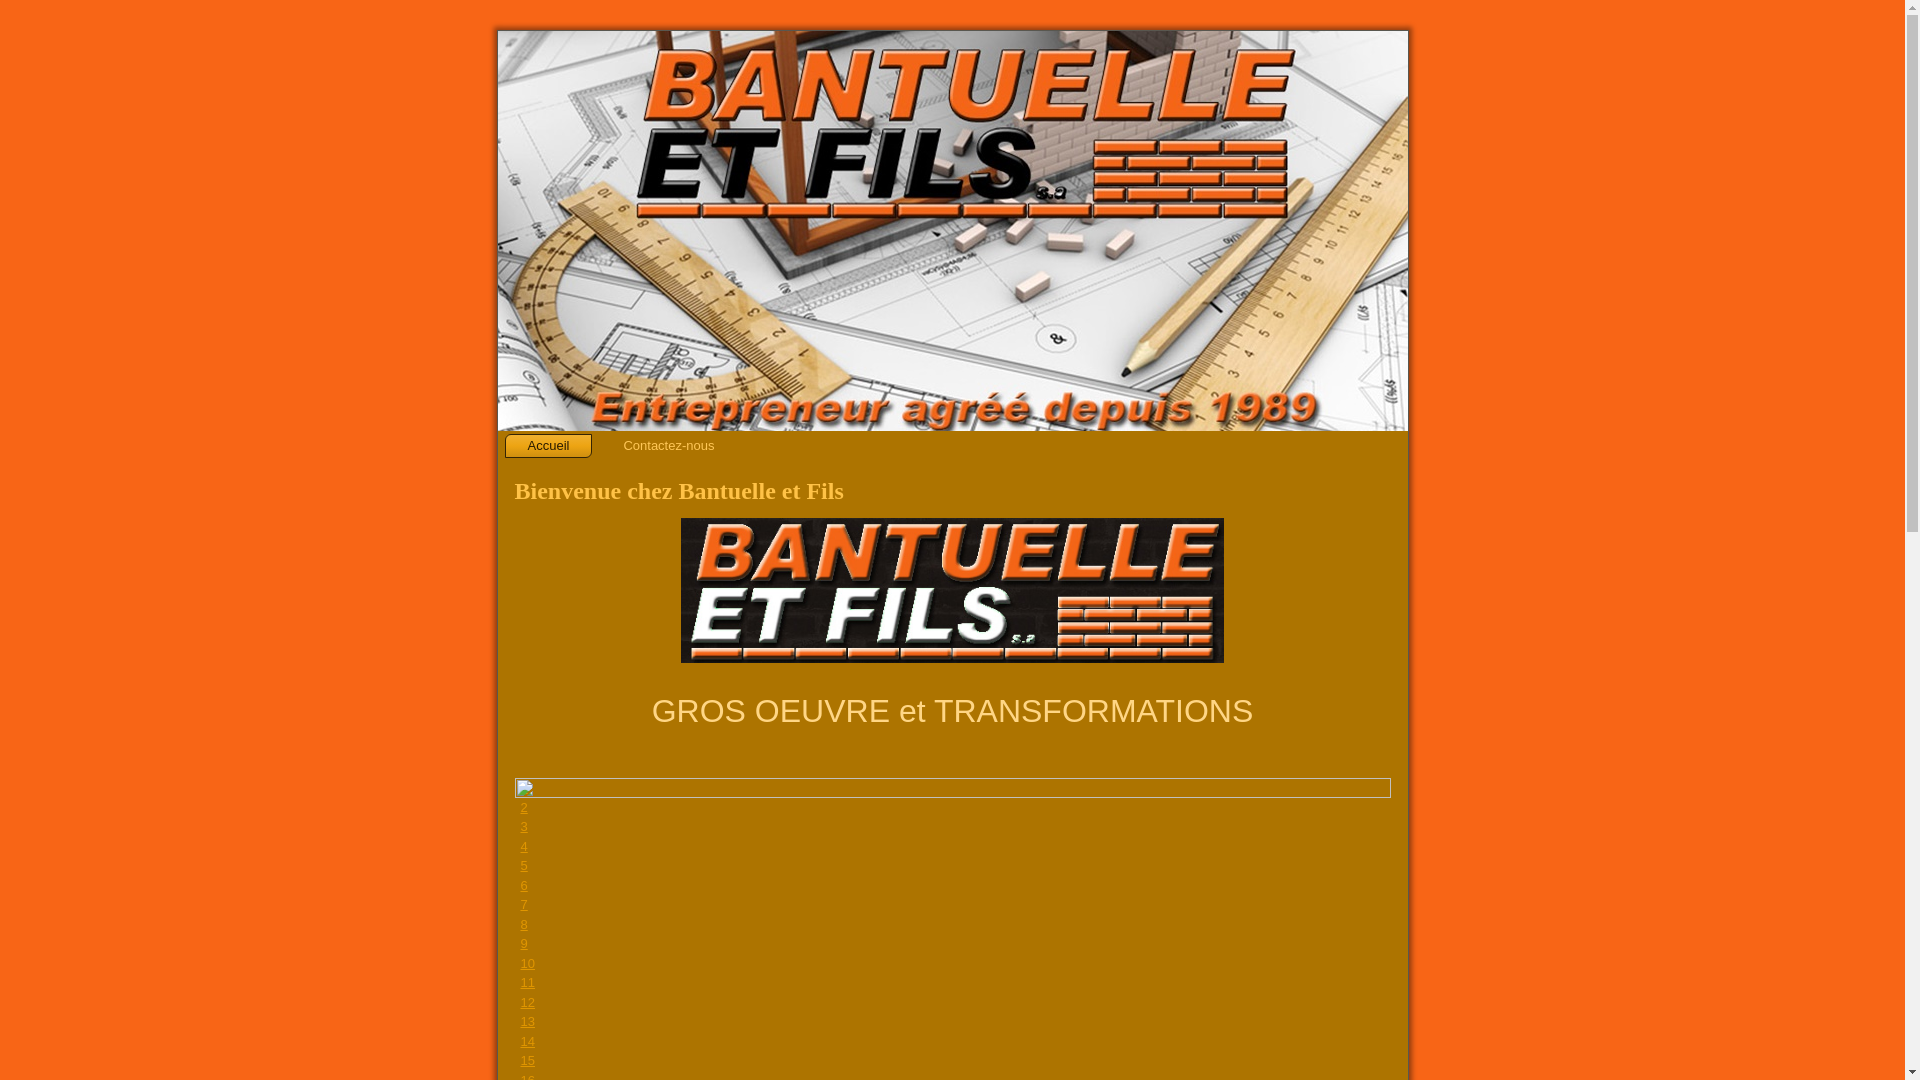  Describe the element at coordinates (523, 923) in the screenshot. I see `'8'` at that location.